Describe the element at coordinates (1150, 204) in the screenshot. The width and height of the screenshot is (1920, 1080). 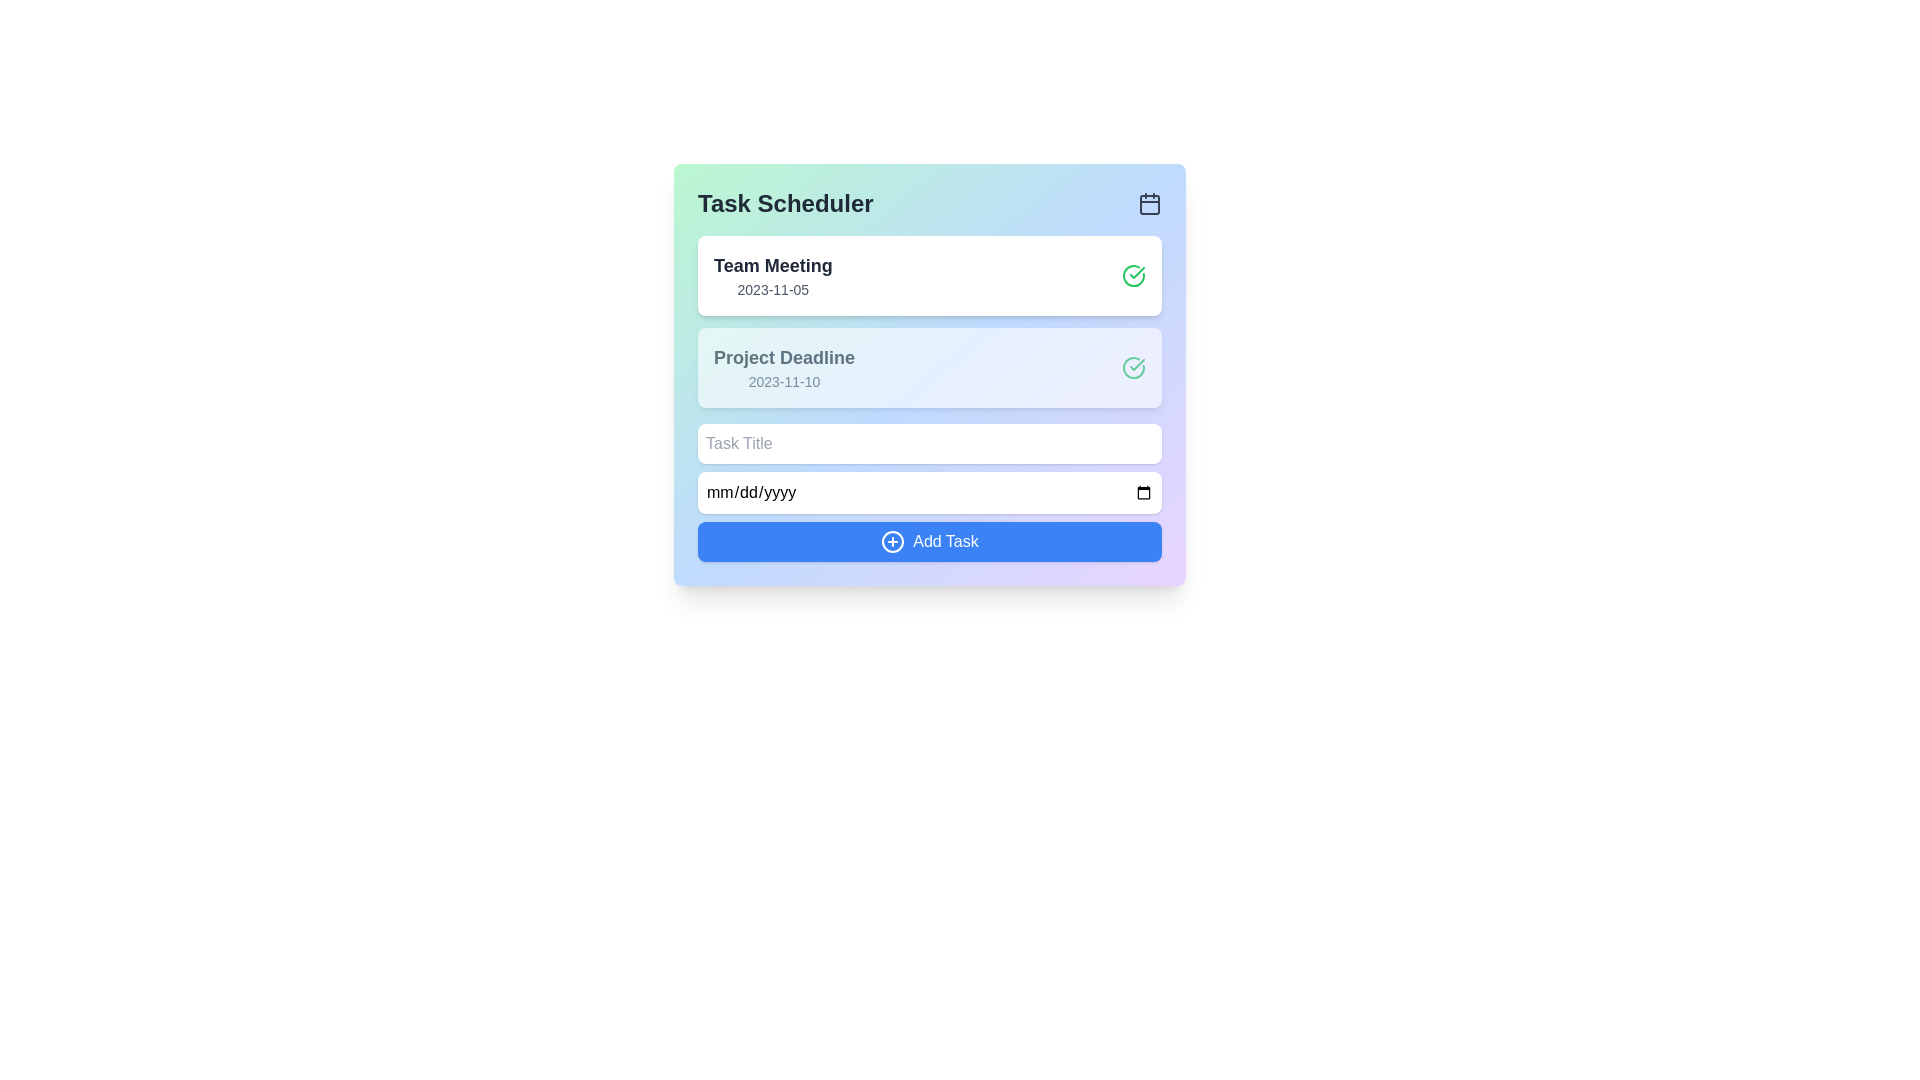
I see `the rounded rectangle that is part of the calendar icon located in the top-right corner of the interface` at that location.